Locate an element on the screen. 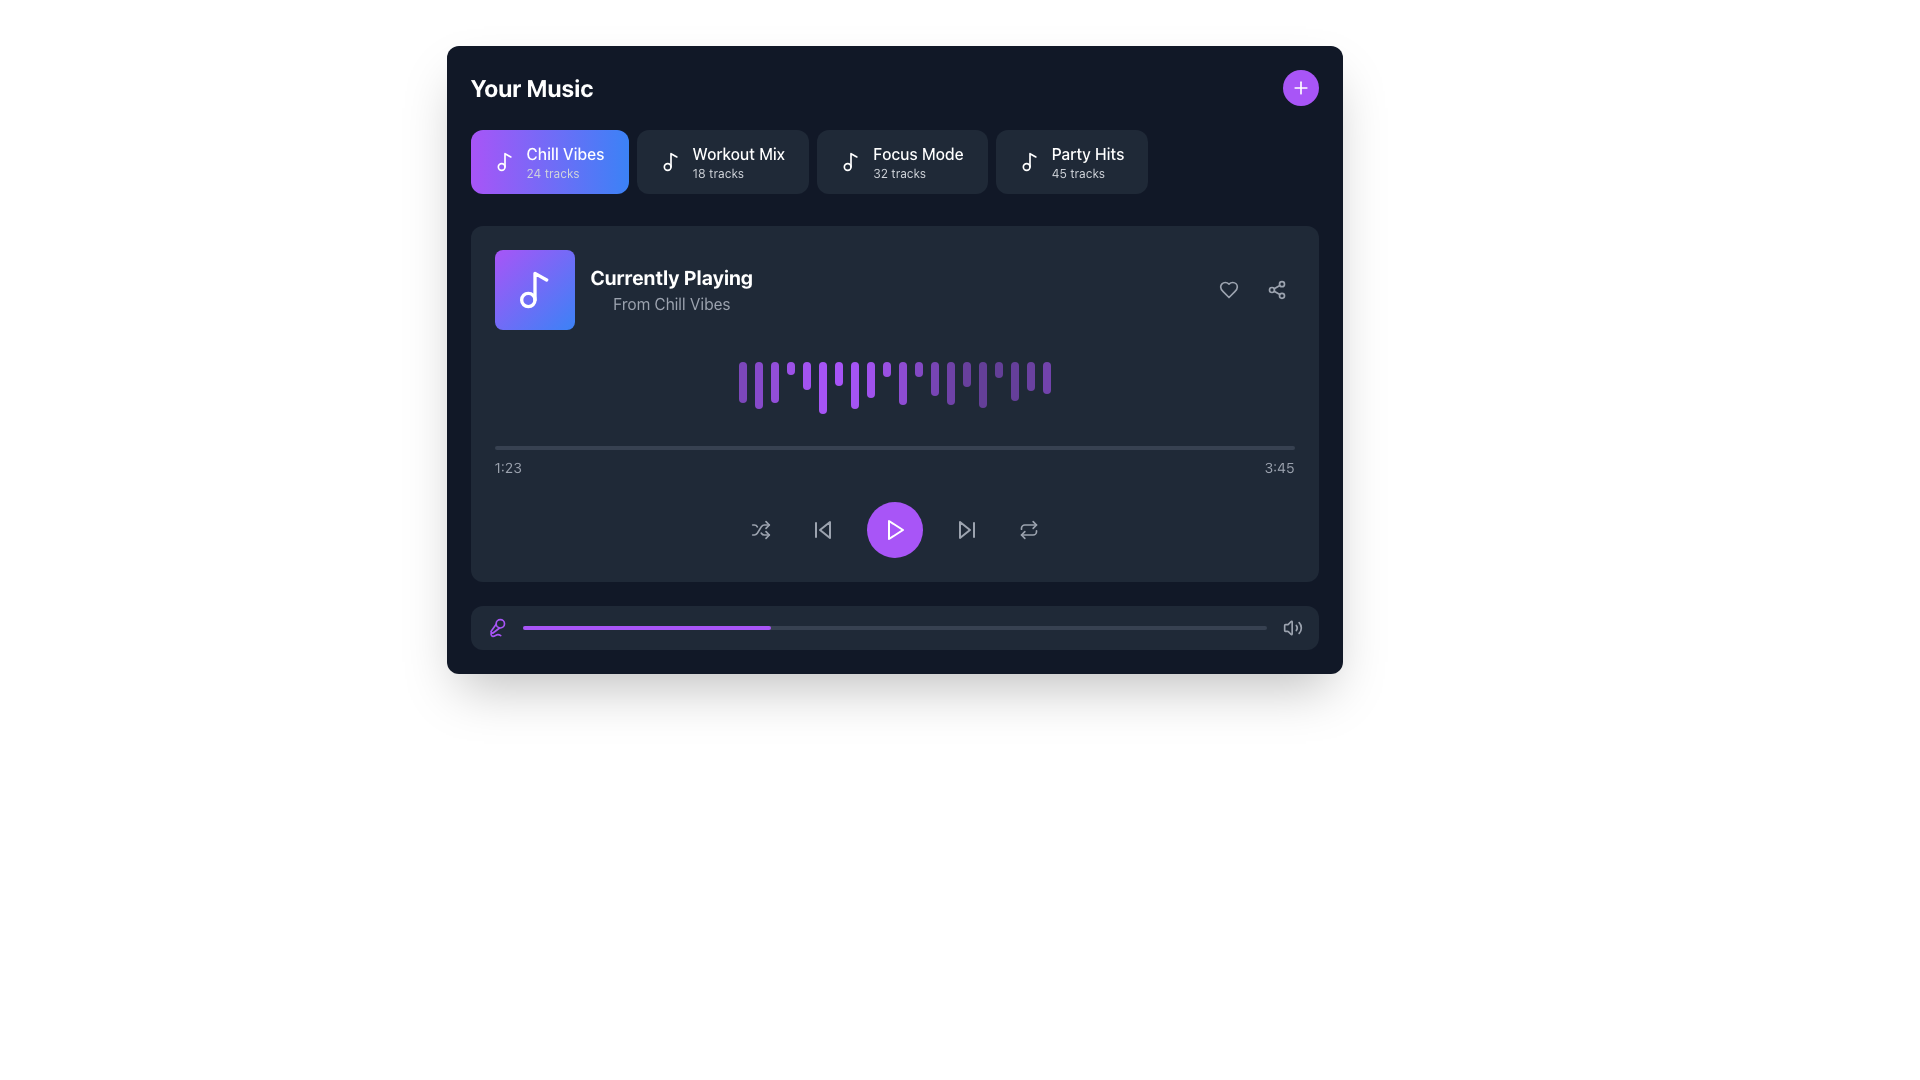 This screenshot has width=1920, height=1080. the shuffle button located in the lower section of the audio control toolbar, positioned to the far left is located at coordinates (759, 529).